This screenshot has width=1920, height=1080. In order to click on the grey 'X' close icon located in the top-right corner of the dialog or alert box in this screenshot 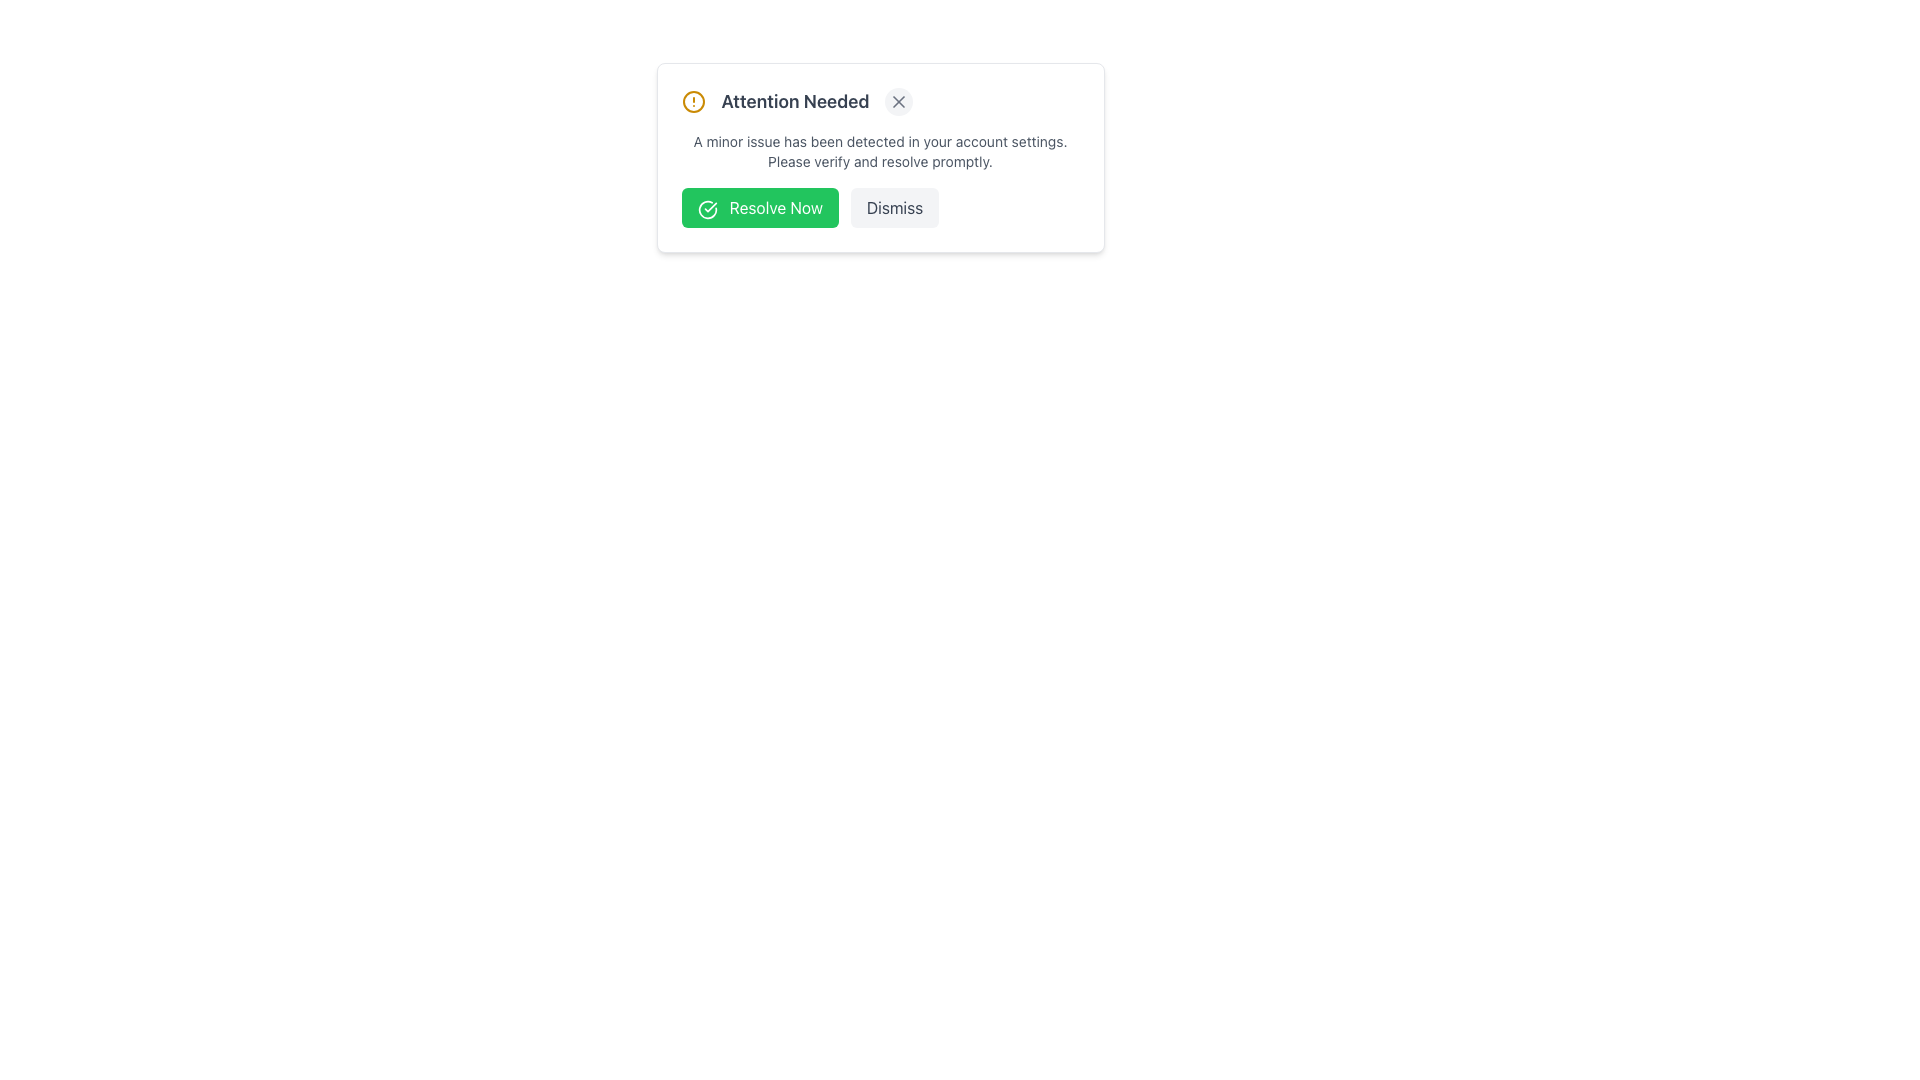, I will do `click(898, 101)`.